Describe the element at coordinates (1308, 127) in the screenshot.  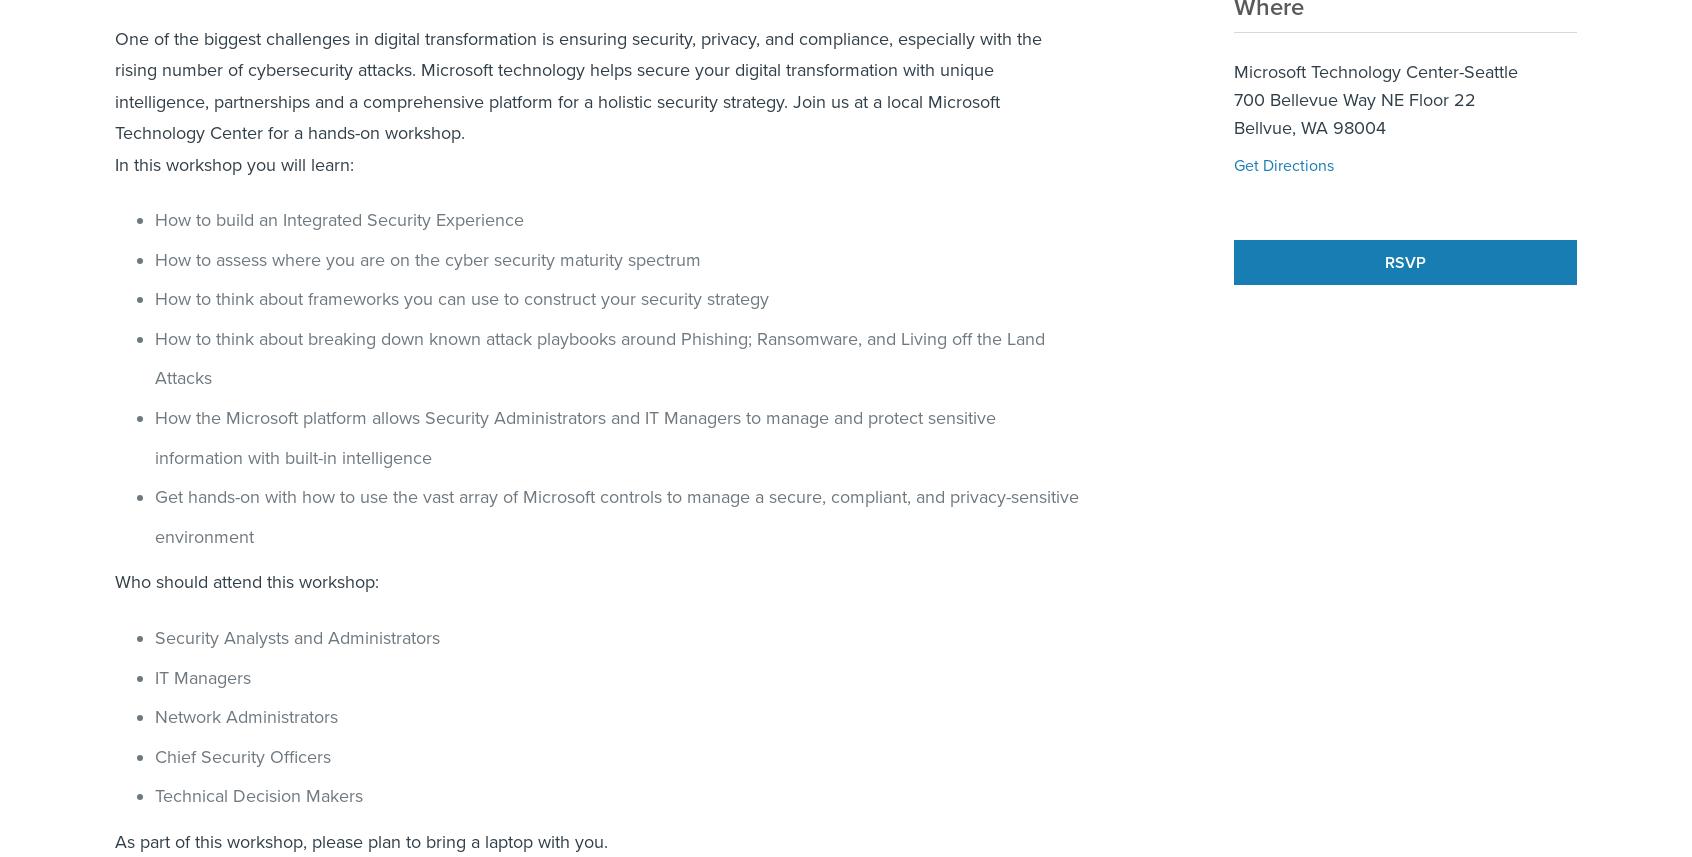
I see `'Bellvue, WA 98004'` at that location.